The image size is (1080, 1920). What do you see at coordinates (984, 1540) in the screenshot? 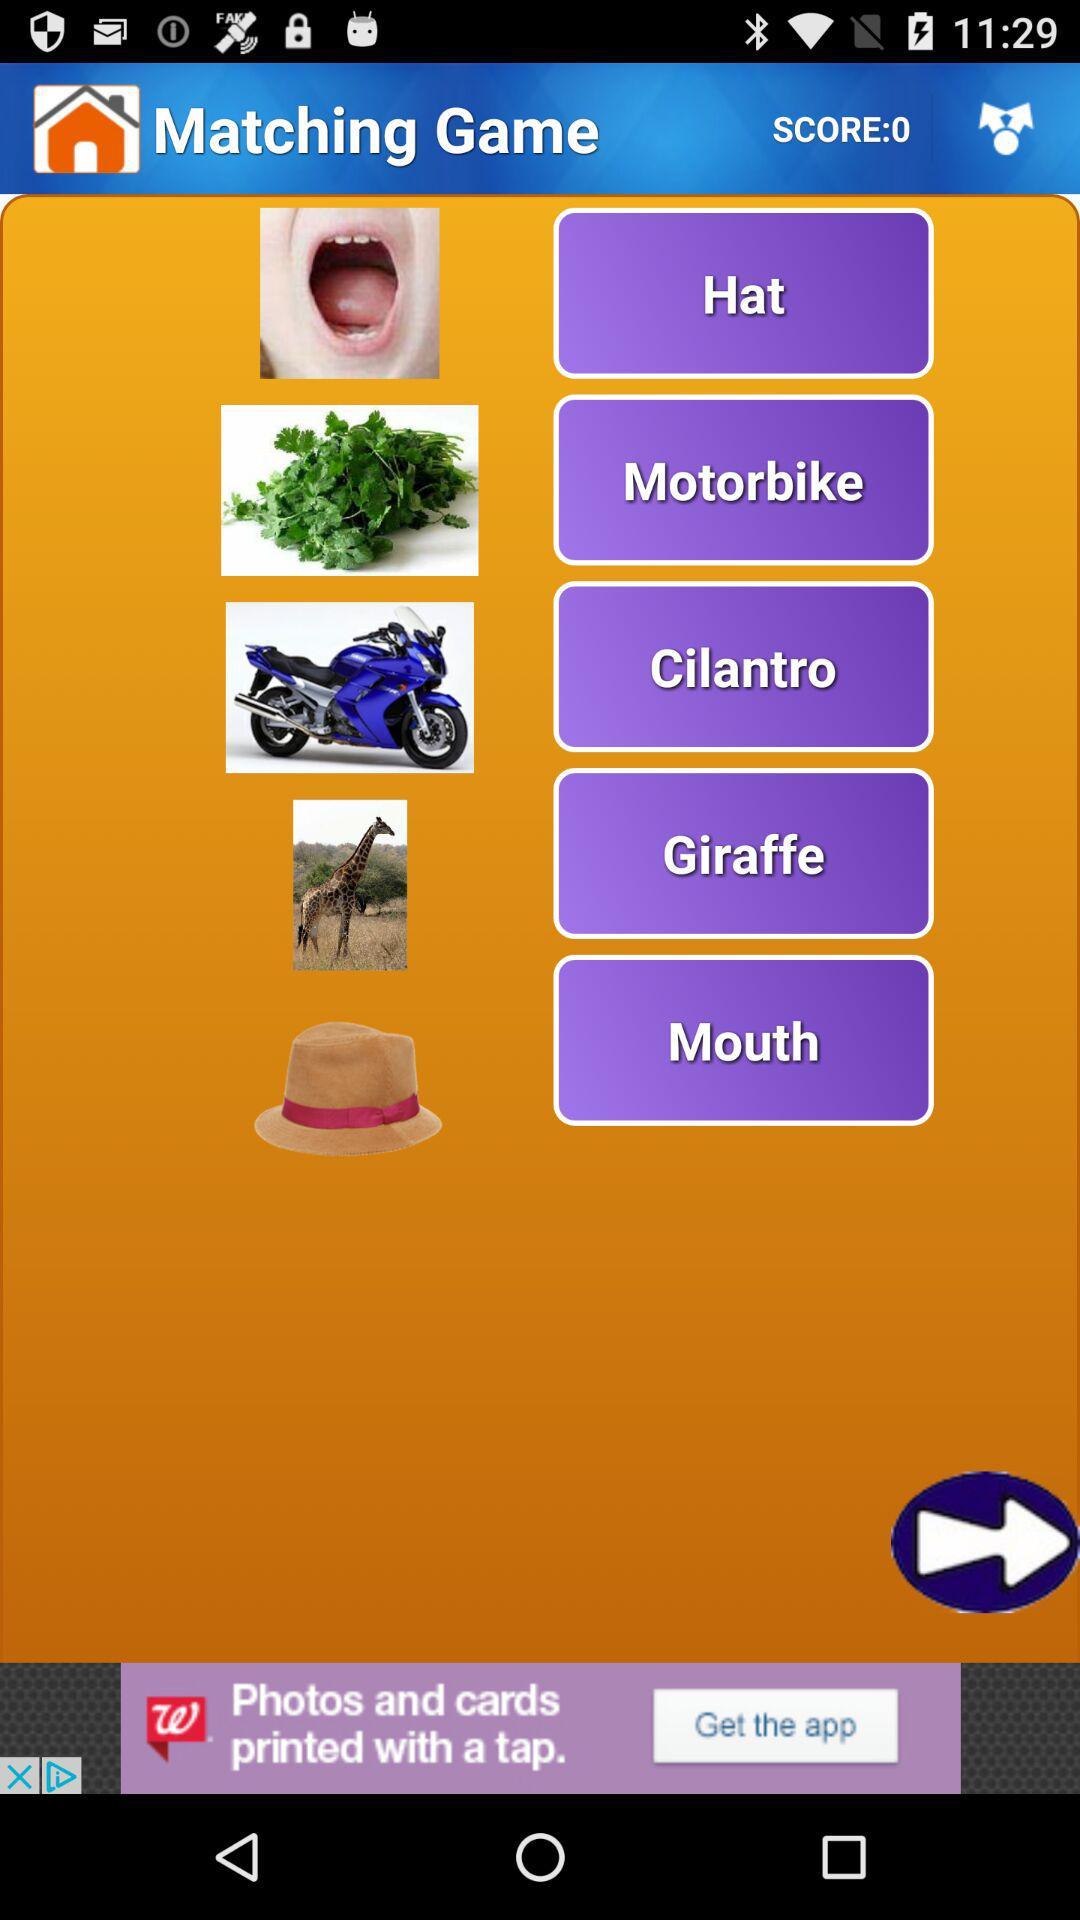
I see `next page` at bounding box center [984, 1540].